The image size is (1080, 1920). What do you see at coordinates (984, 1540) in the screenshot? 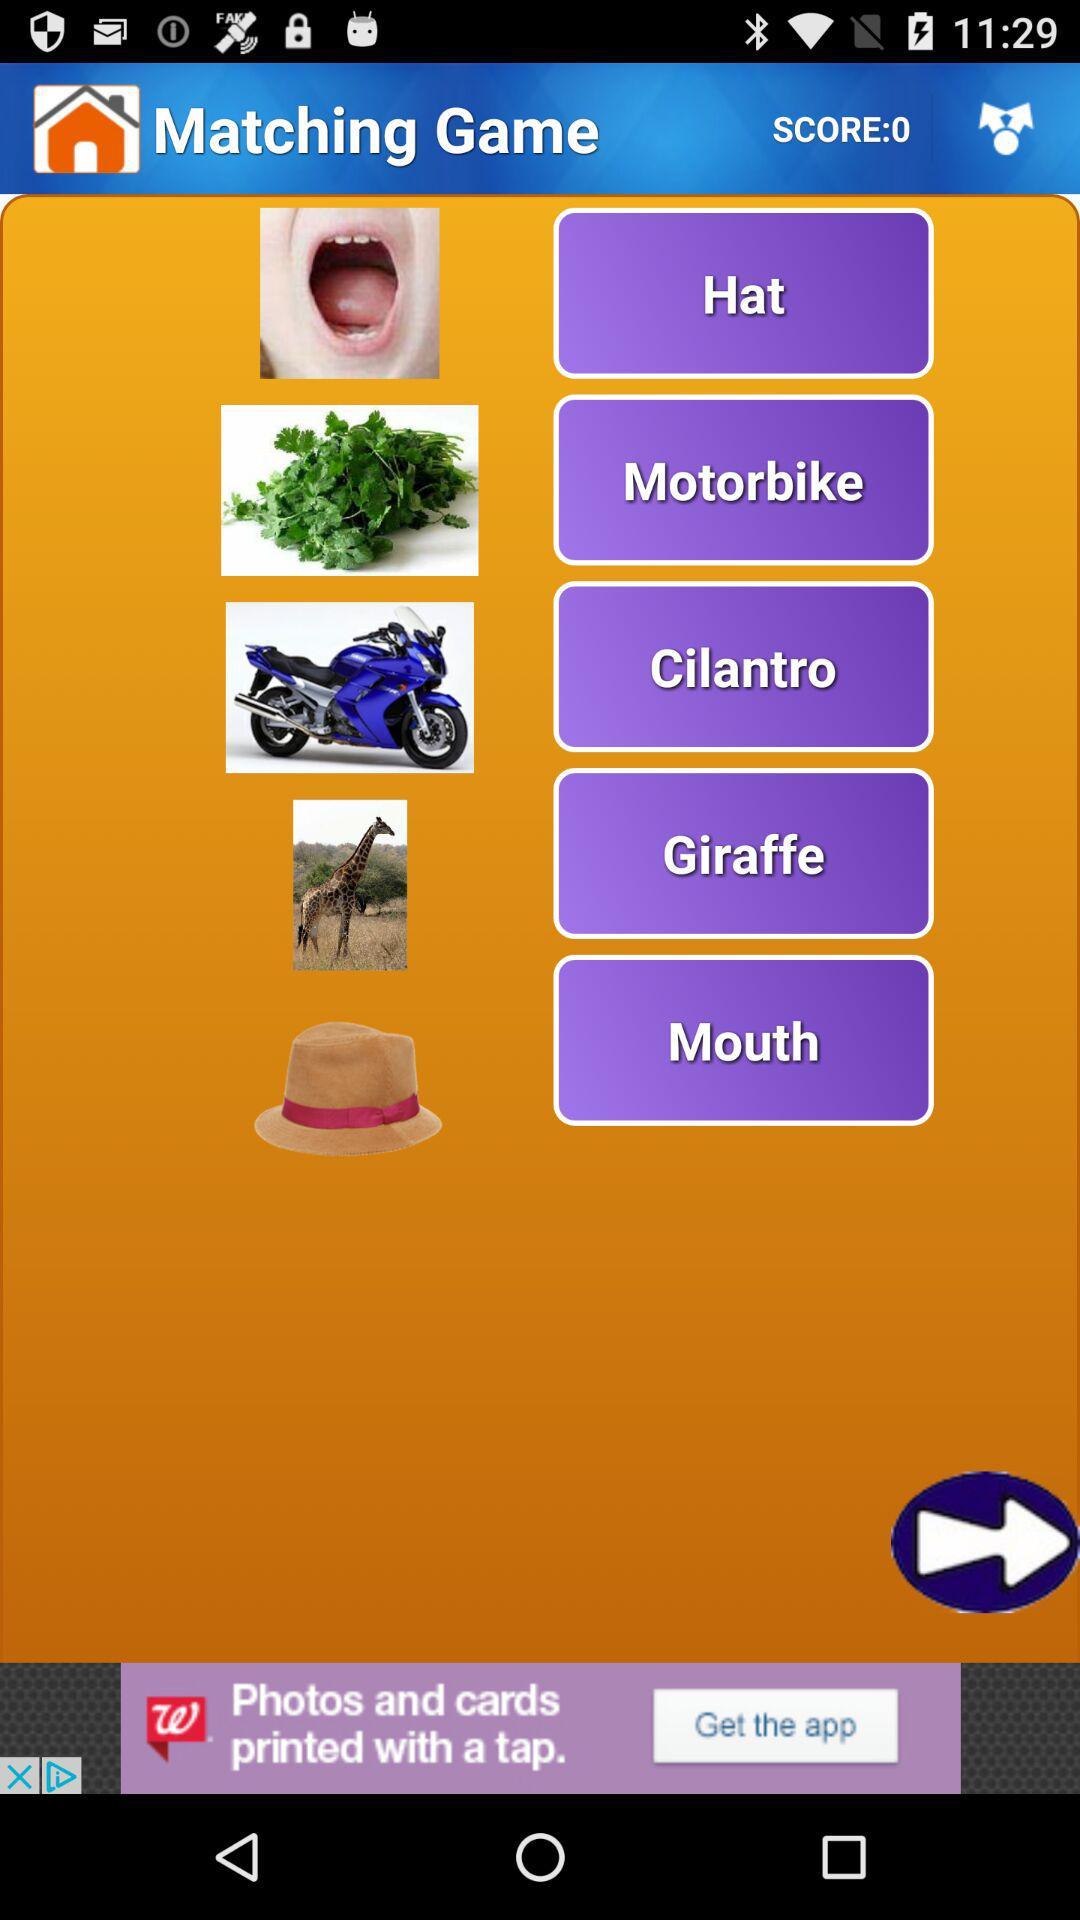
I see `next page` at bounding box center [984, 1540].